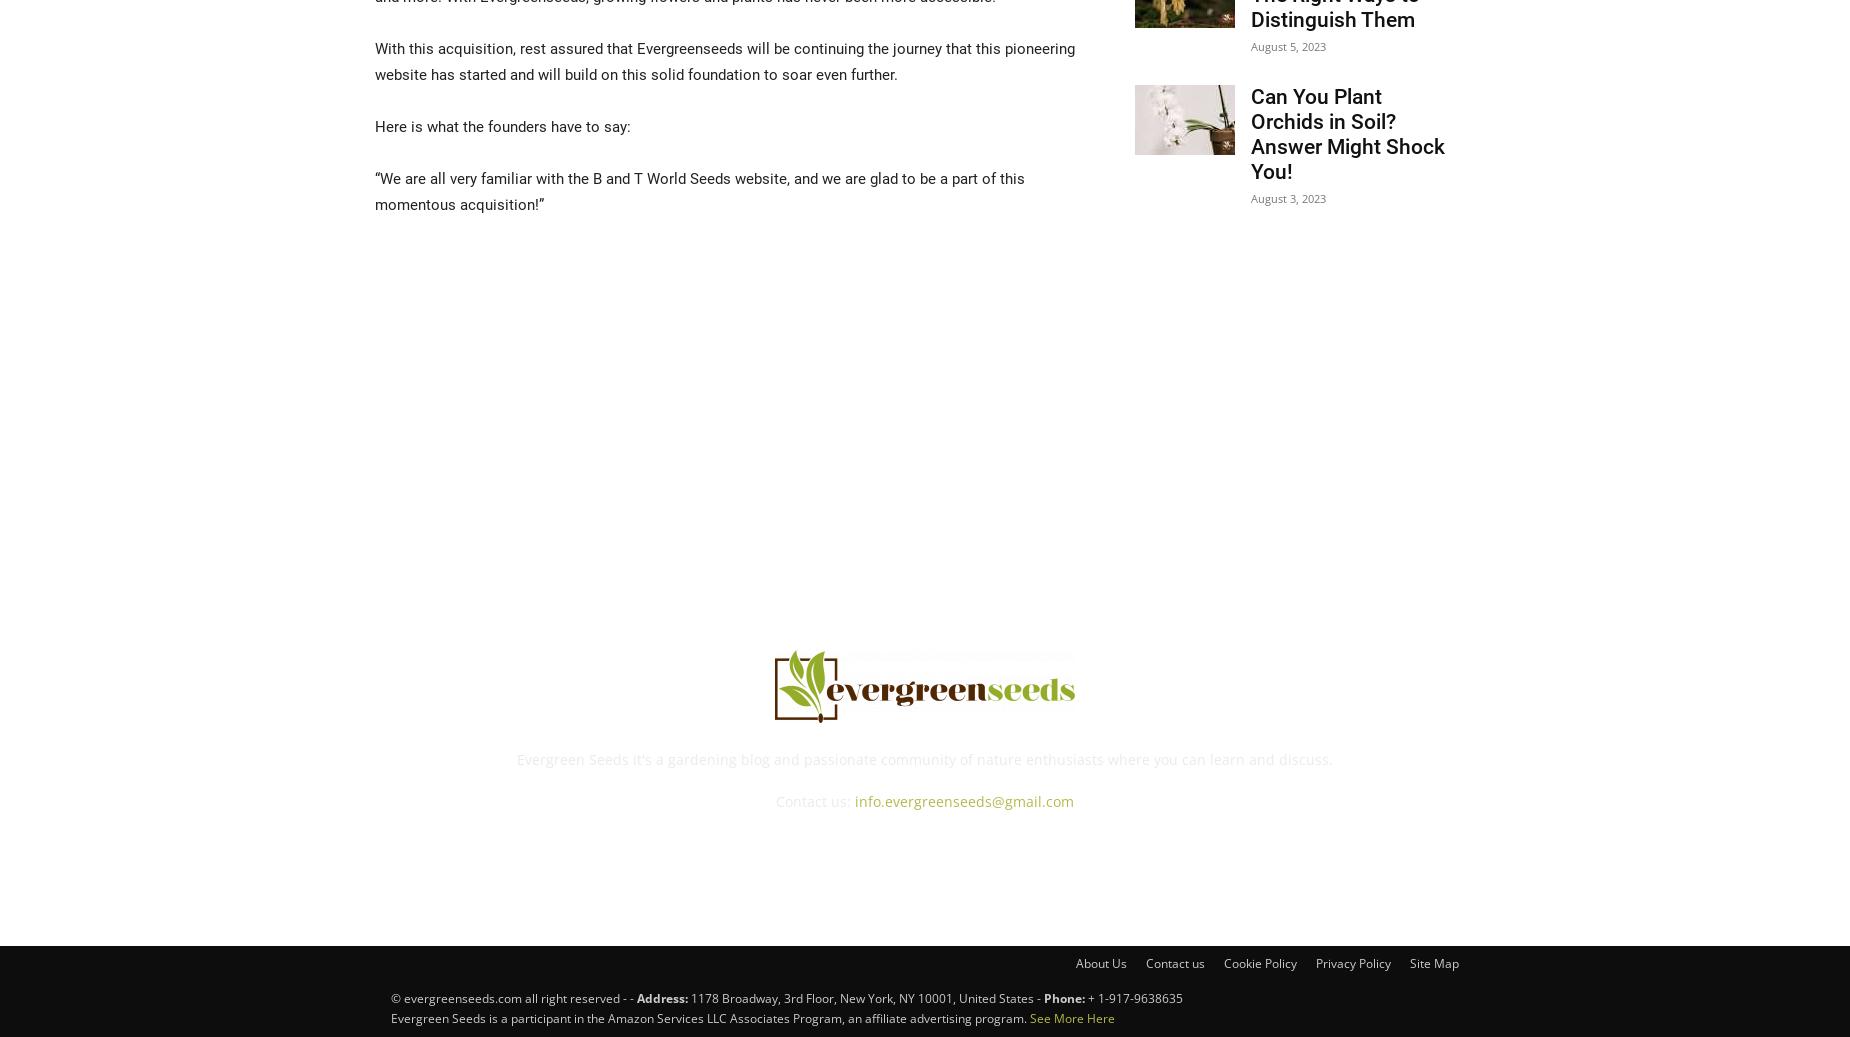 This screenshot has height=1037, width=1850. I want to click on '1178 Broadway, 3rd Floor, New York, NY 10001, United States -', so click(867, 998).